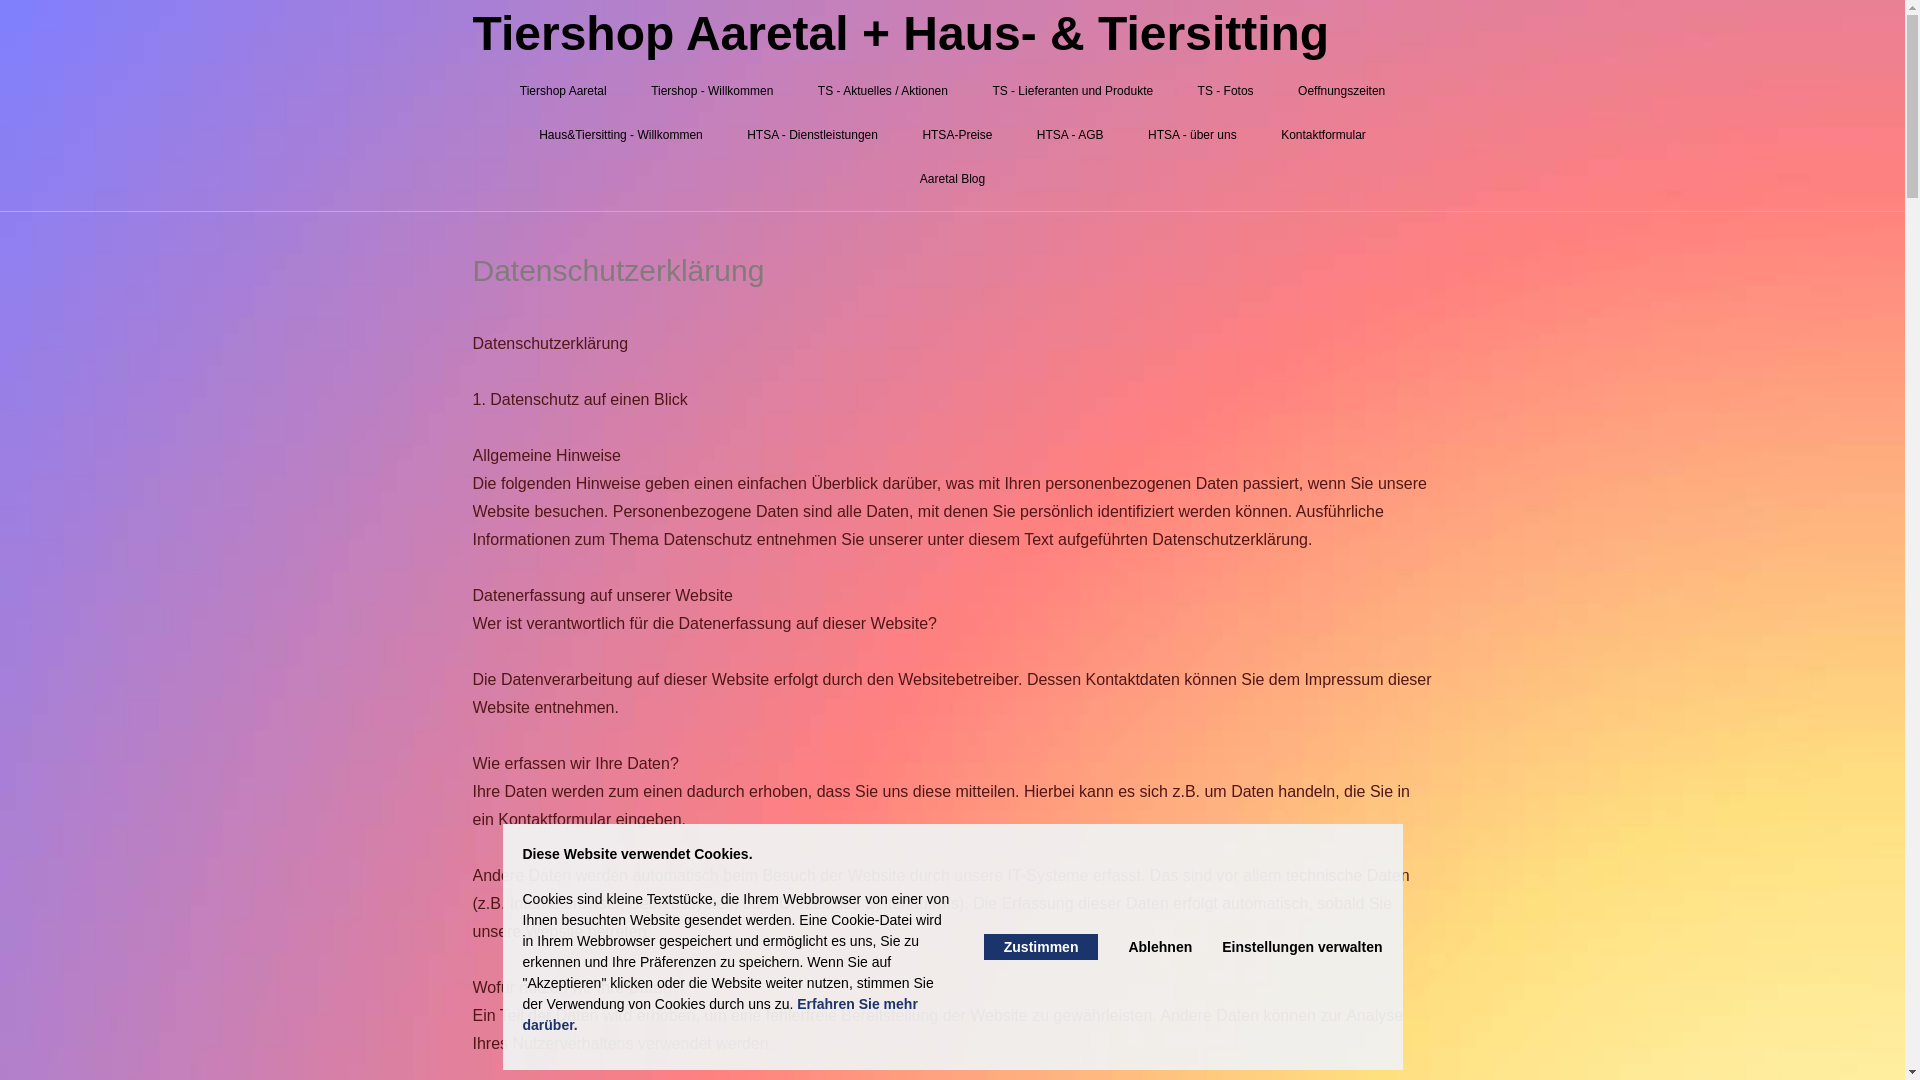 The height and width of the screenshot is (1080, 1920). I want to click on 'TS - Lieferanten und Produkte', so click(1071, 91).